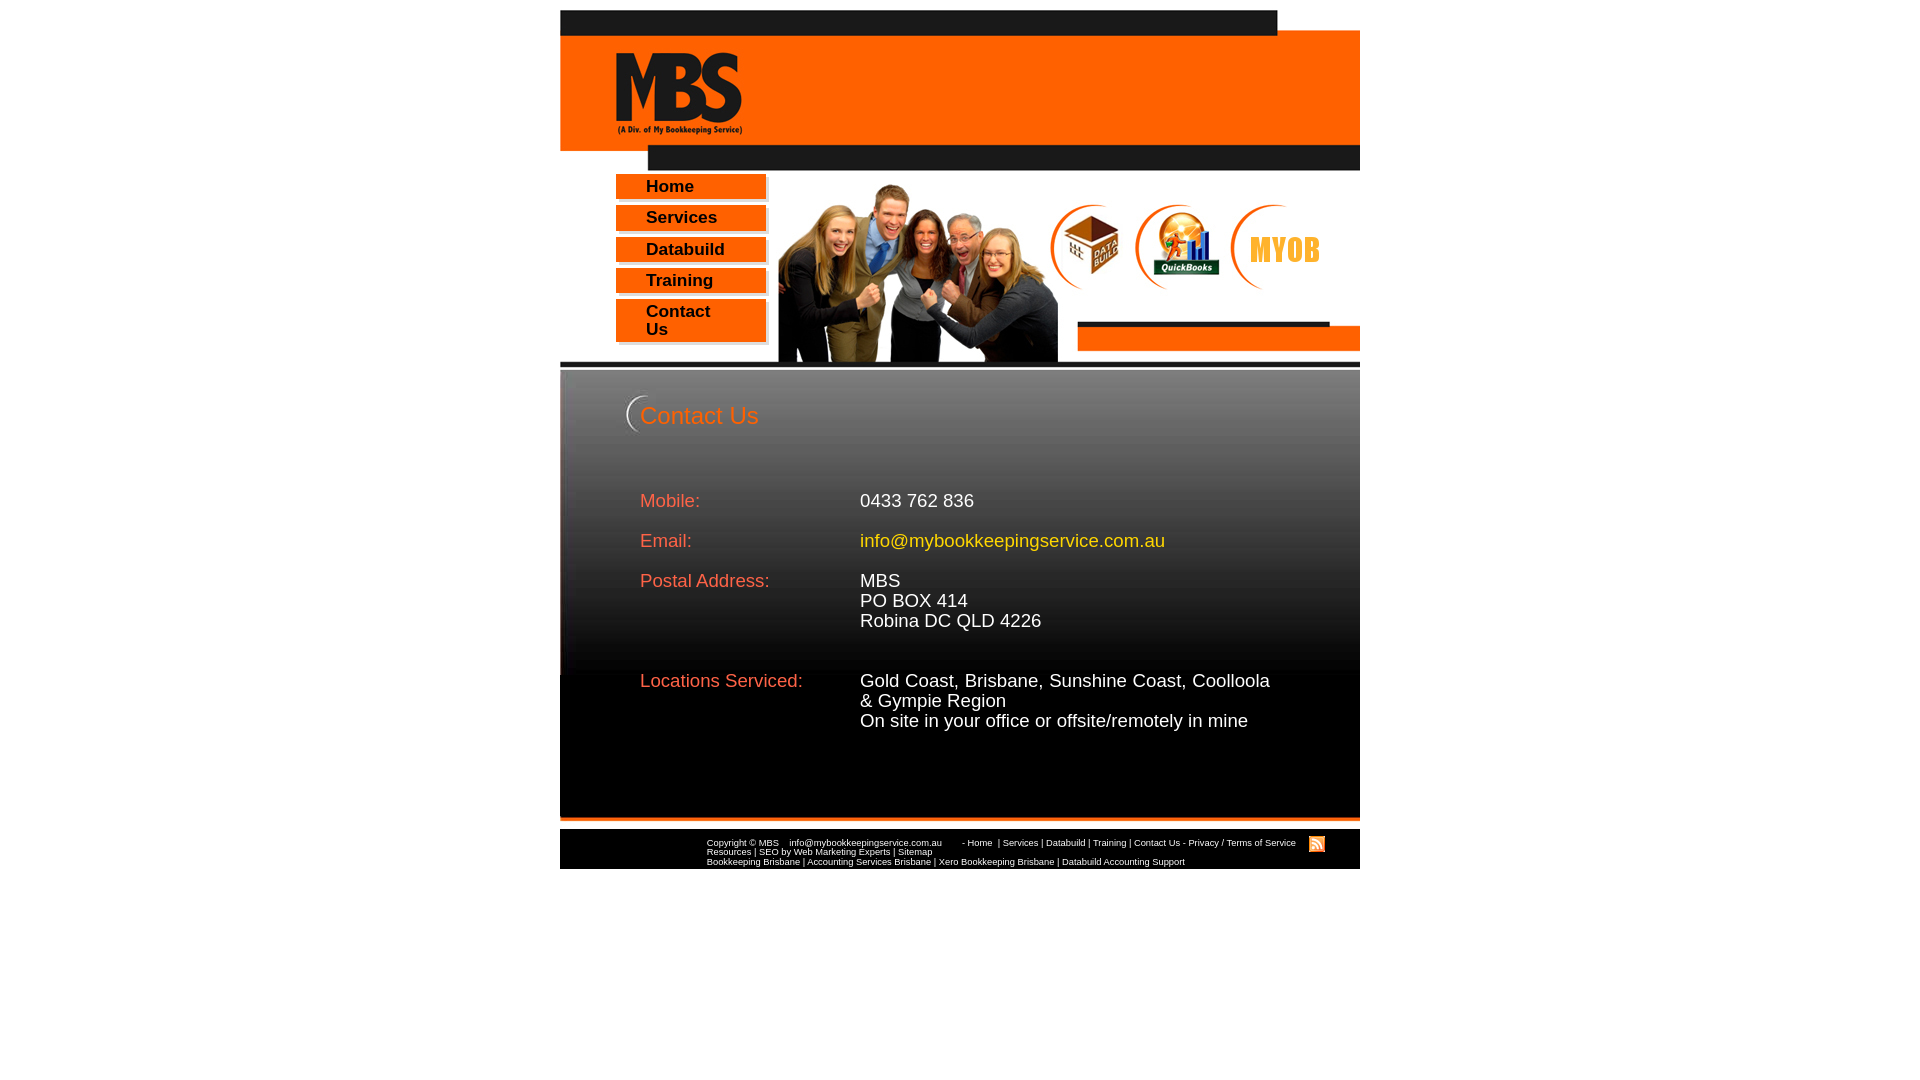 The height and width of the screenshot is (1080, 1920). I want to click on 'Contact Us', so click(1156, 843).